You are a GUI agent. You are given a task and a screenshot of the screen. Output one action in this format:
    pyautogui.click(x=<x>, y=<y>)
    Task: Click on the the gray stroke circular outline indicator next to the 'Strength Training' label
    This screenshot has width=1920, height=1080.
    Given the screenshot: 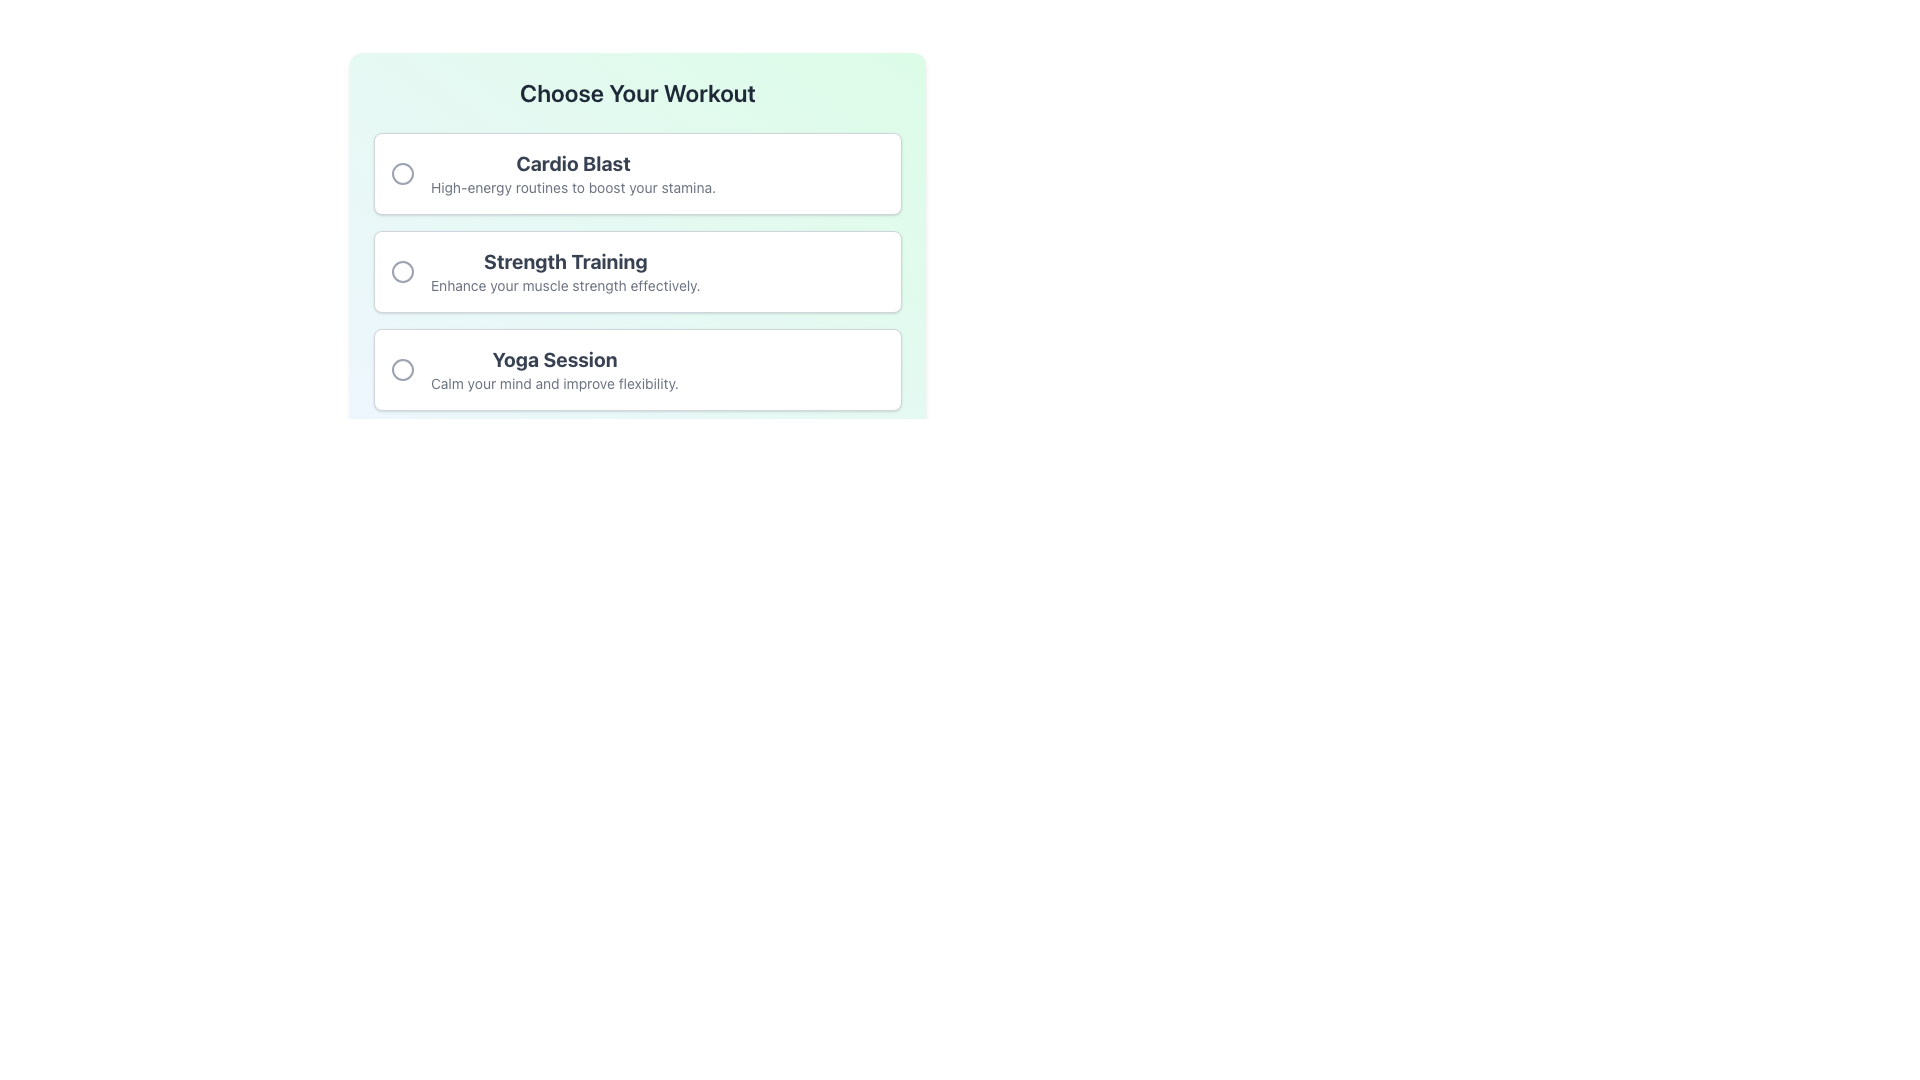 What is the action you would take?
    pyautogui.click(x=402, y=272)
    